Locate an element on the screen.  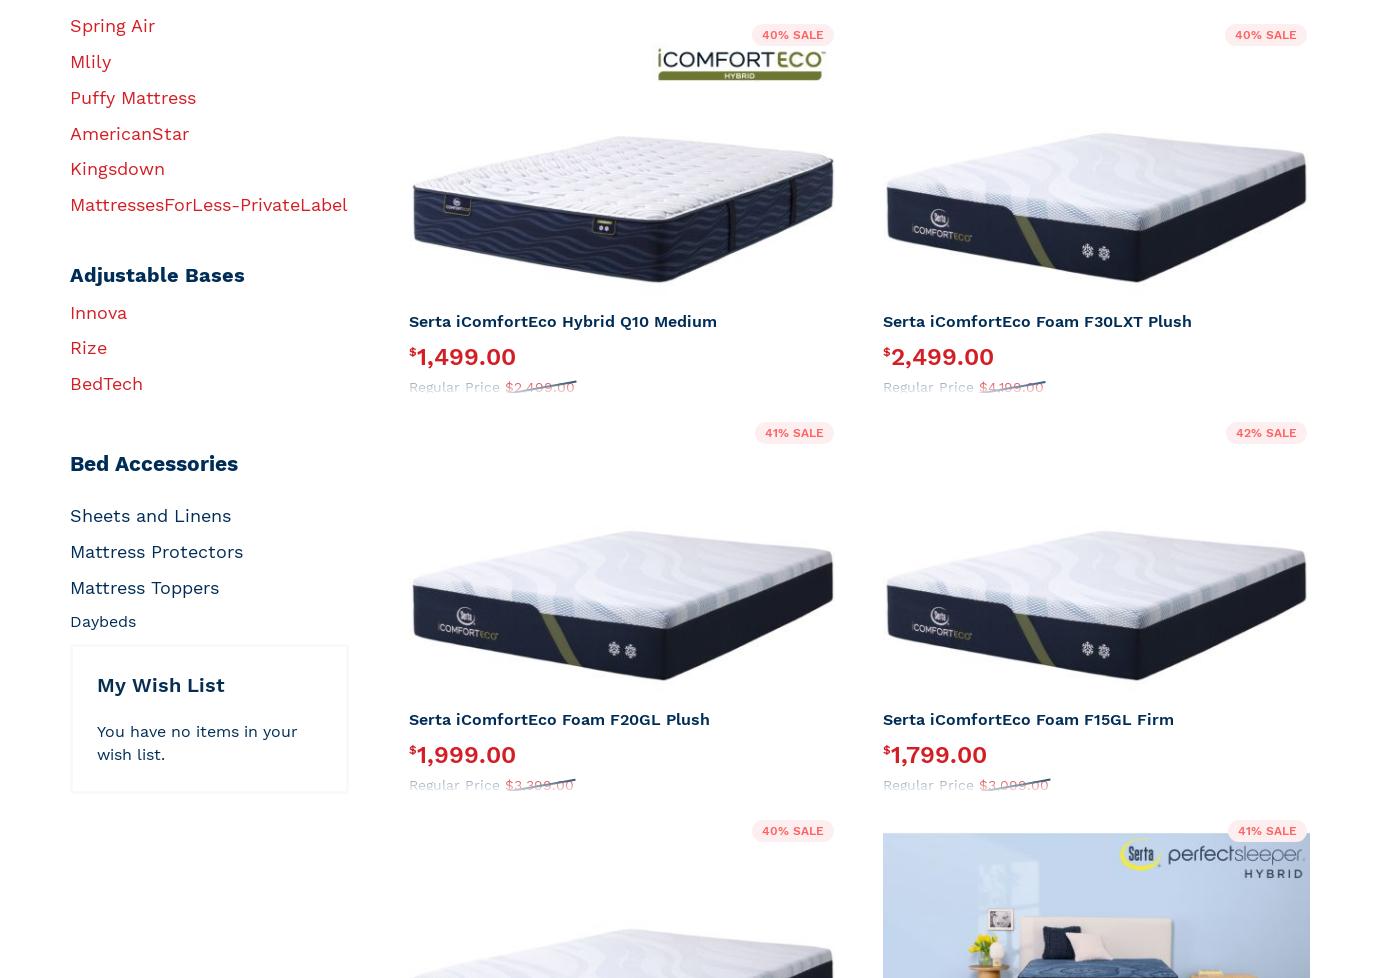
'4,199.00' is located at coordinates (987, 385).